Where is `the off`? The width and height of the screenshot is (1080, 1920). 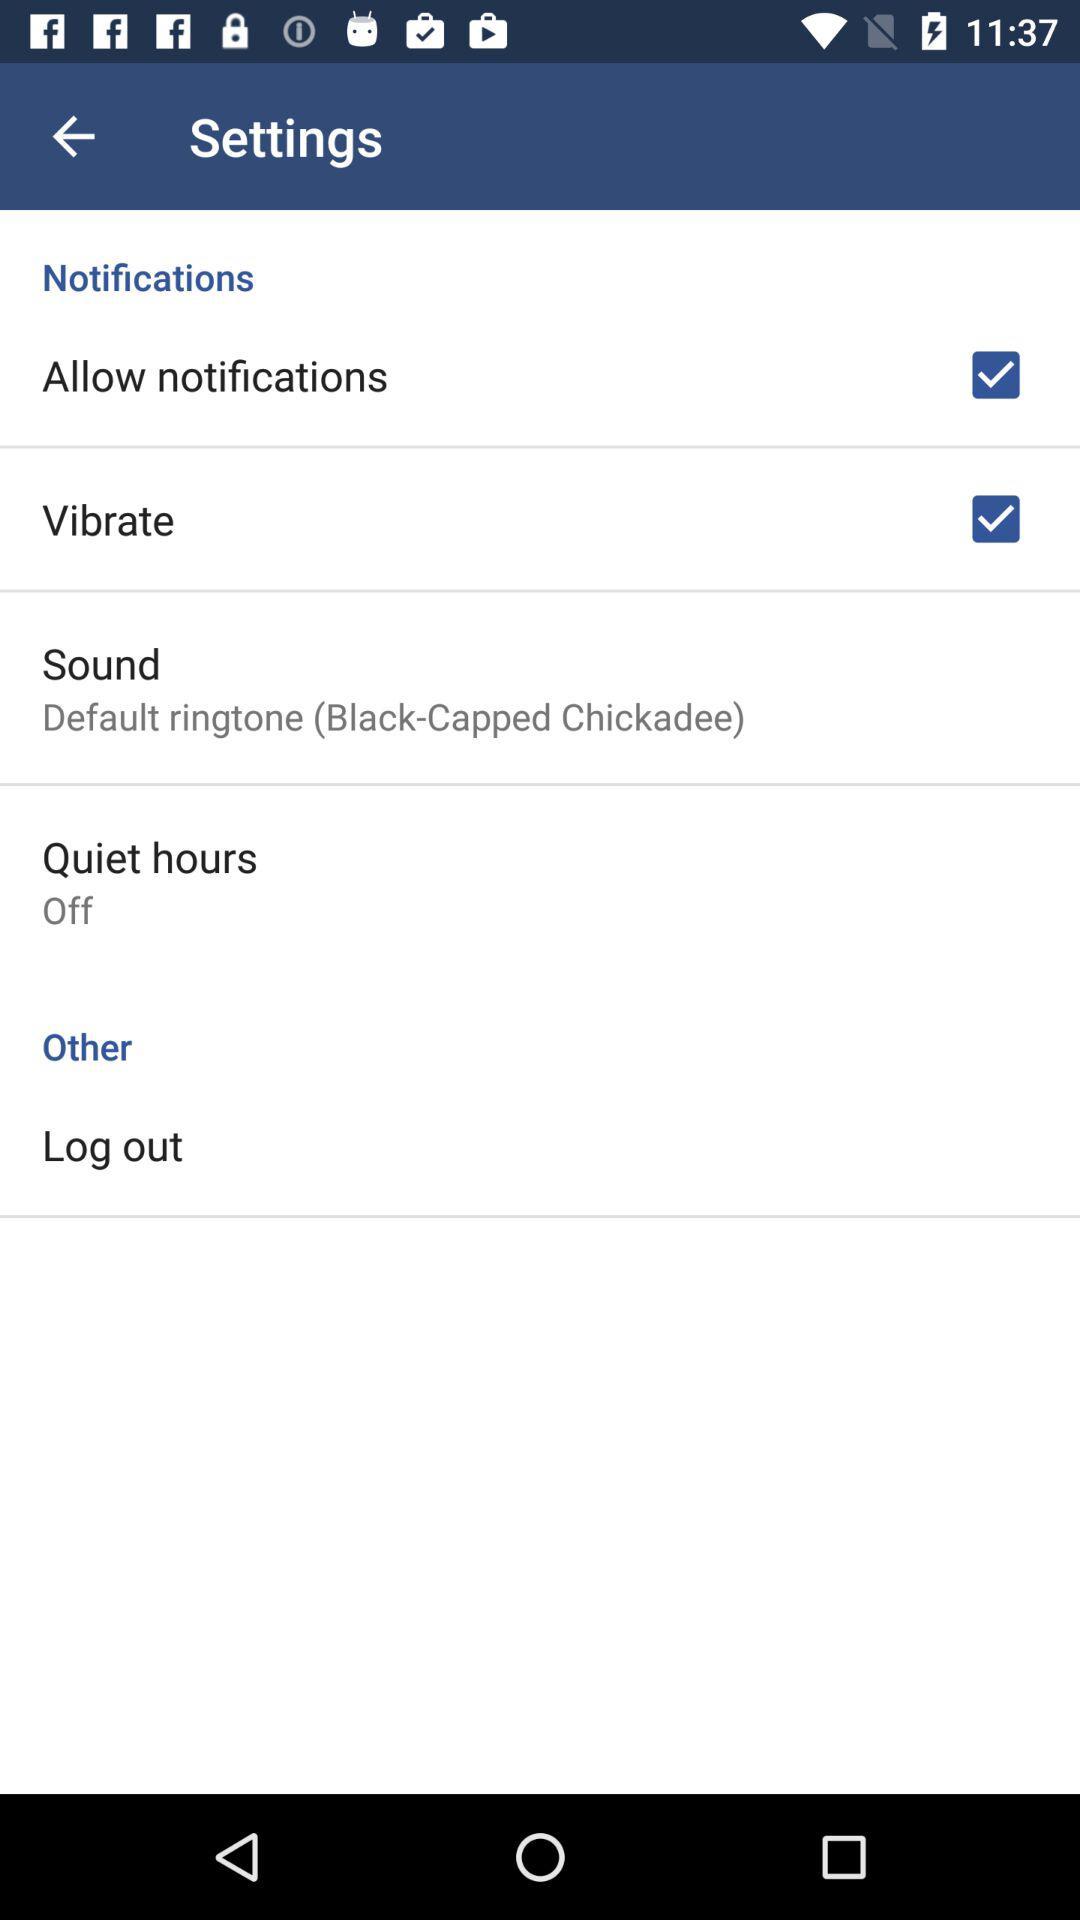
the off is located at coordinates (66, 908).